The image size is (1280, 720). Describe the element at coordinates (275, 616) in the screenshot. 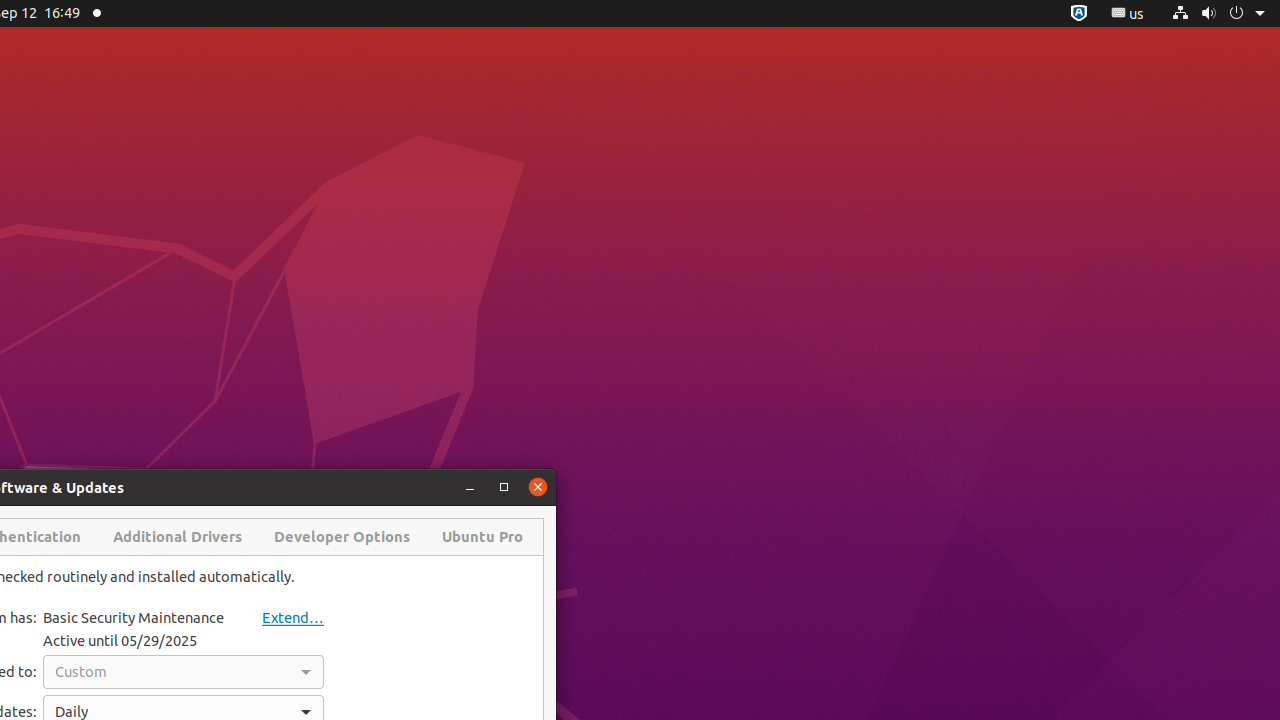

I see `'Extend…'` at that location.